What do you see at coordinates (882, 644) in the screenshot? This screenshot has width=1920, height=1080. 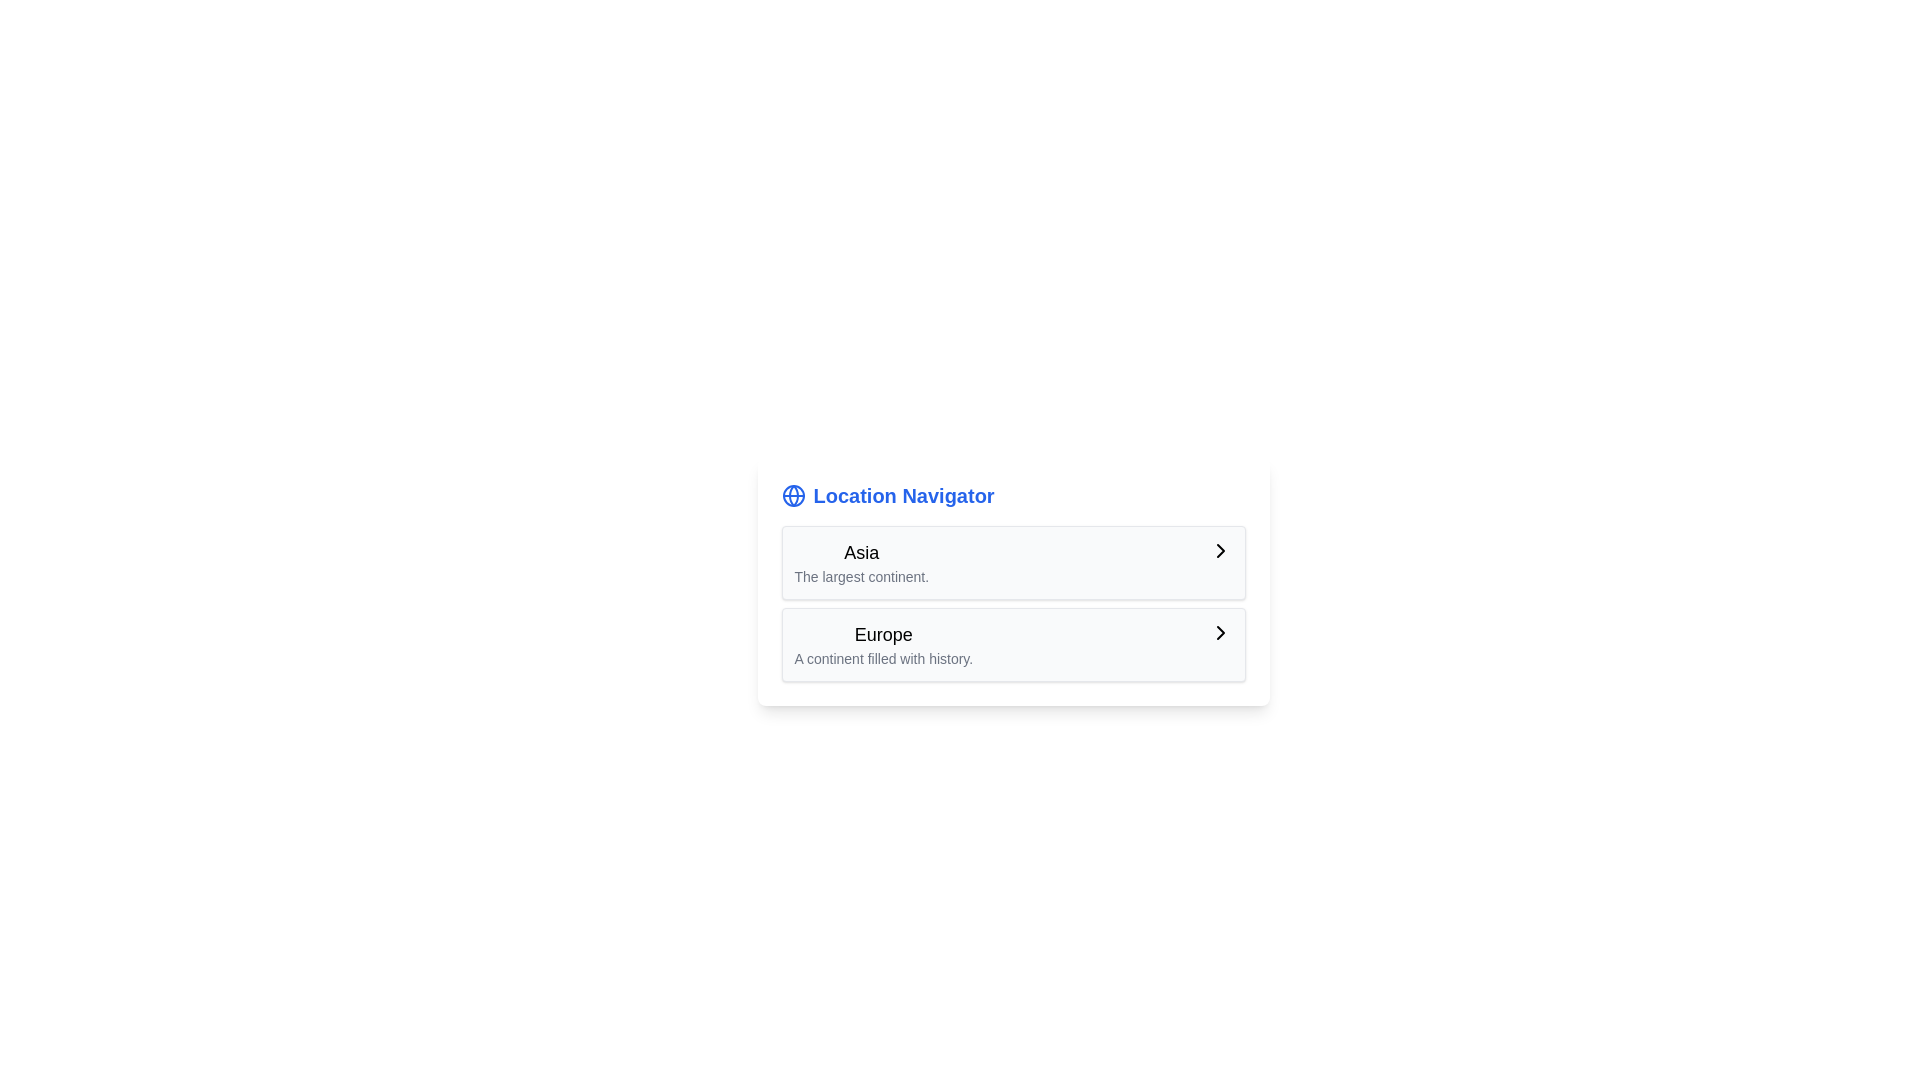 I see `the navigation entry for 'Europe' located underneath 'Asia' in the 'Location Navigator' panel` at bounding box center [882, 644].